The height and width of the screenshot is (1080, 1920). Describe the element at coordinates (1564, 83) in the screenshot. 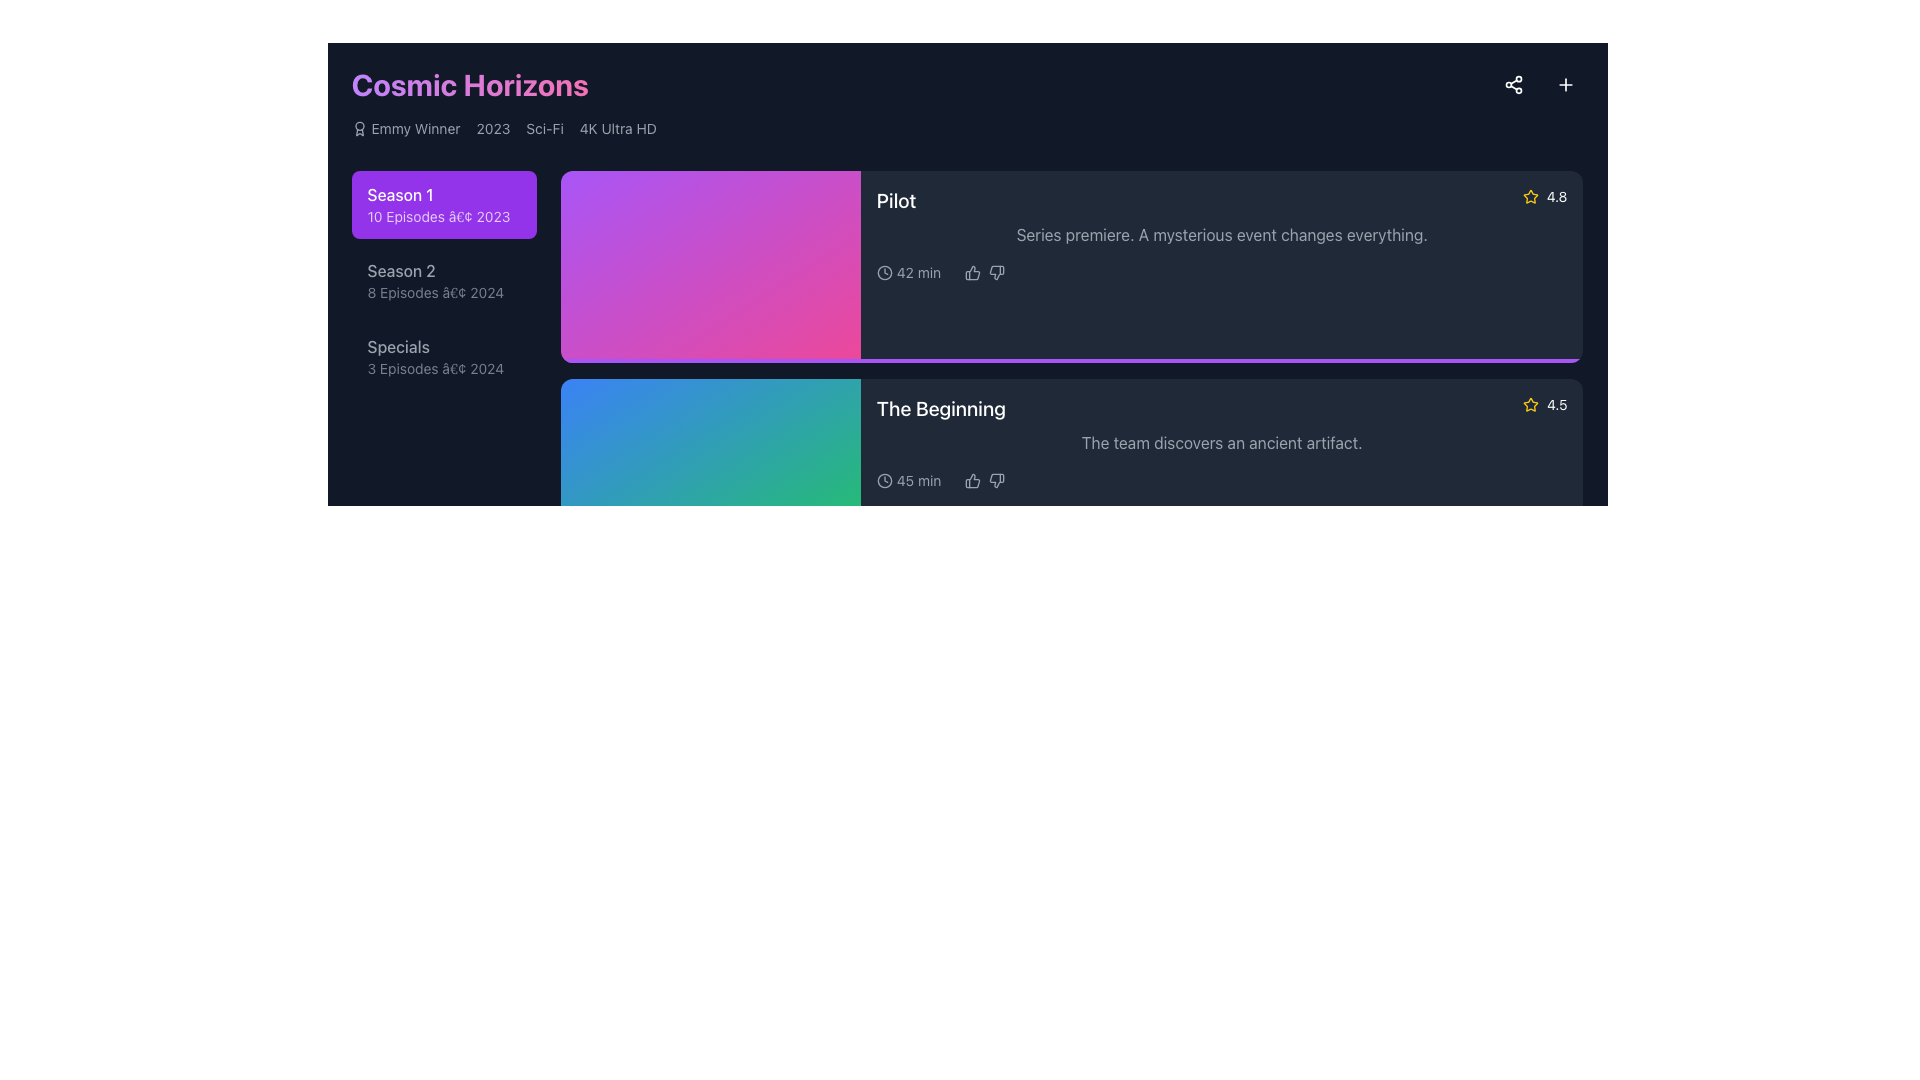

I see `the circular button with a dark background and a plus icon located at the top-right corner of the interface` at that location.